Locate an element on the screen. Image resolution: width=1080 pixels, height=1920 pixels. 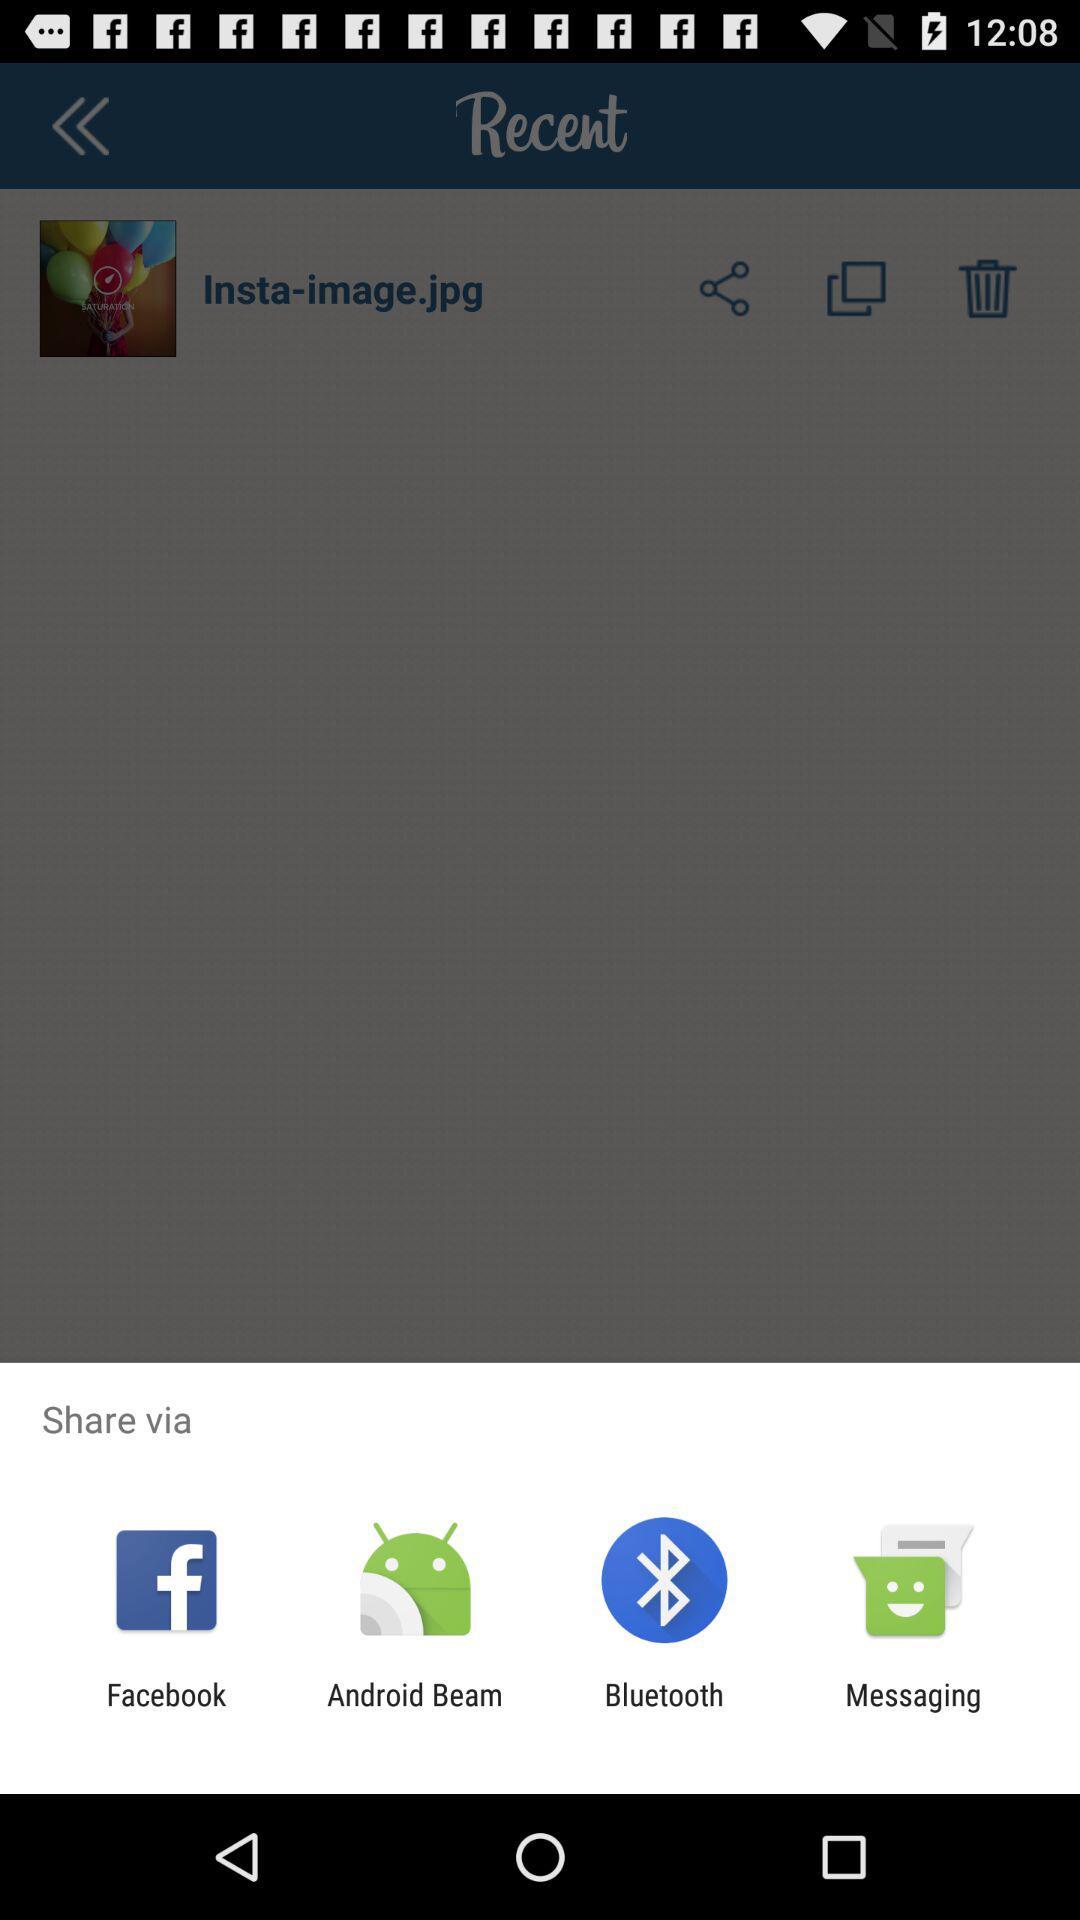
item next to the messaging is located at coordinates (664, 1711).